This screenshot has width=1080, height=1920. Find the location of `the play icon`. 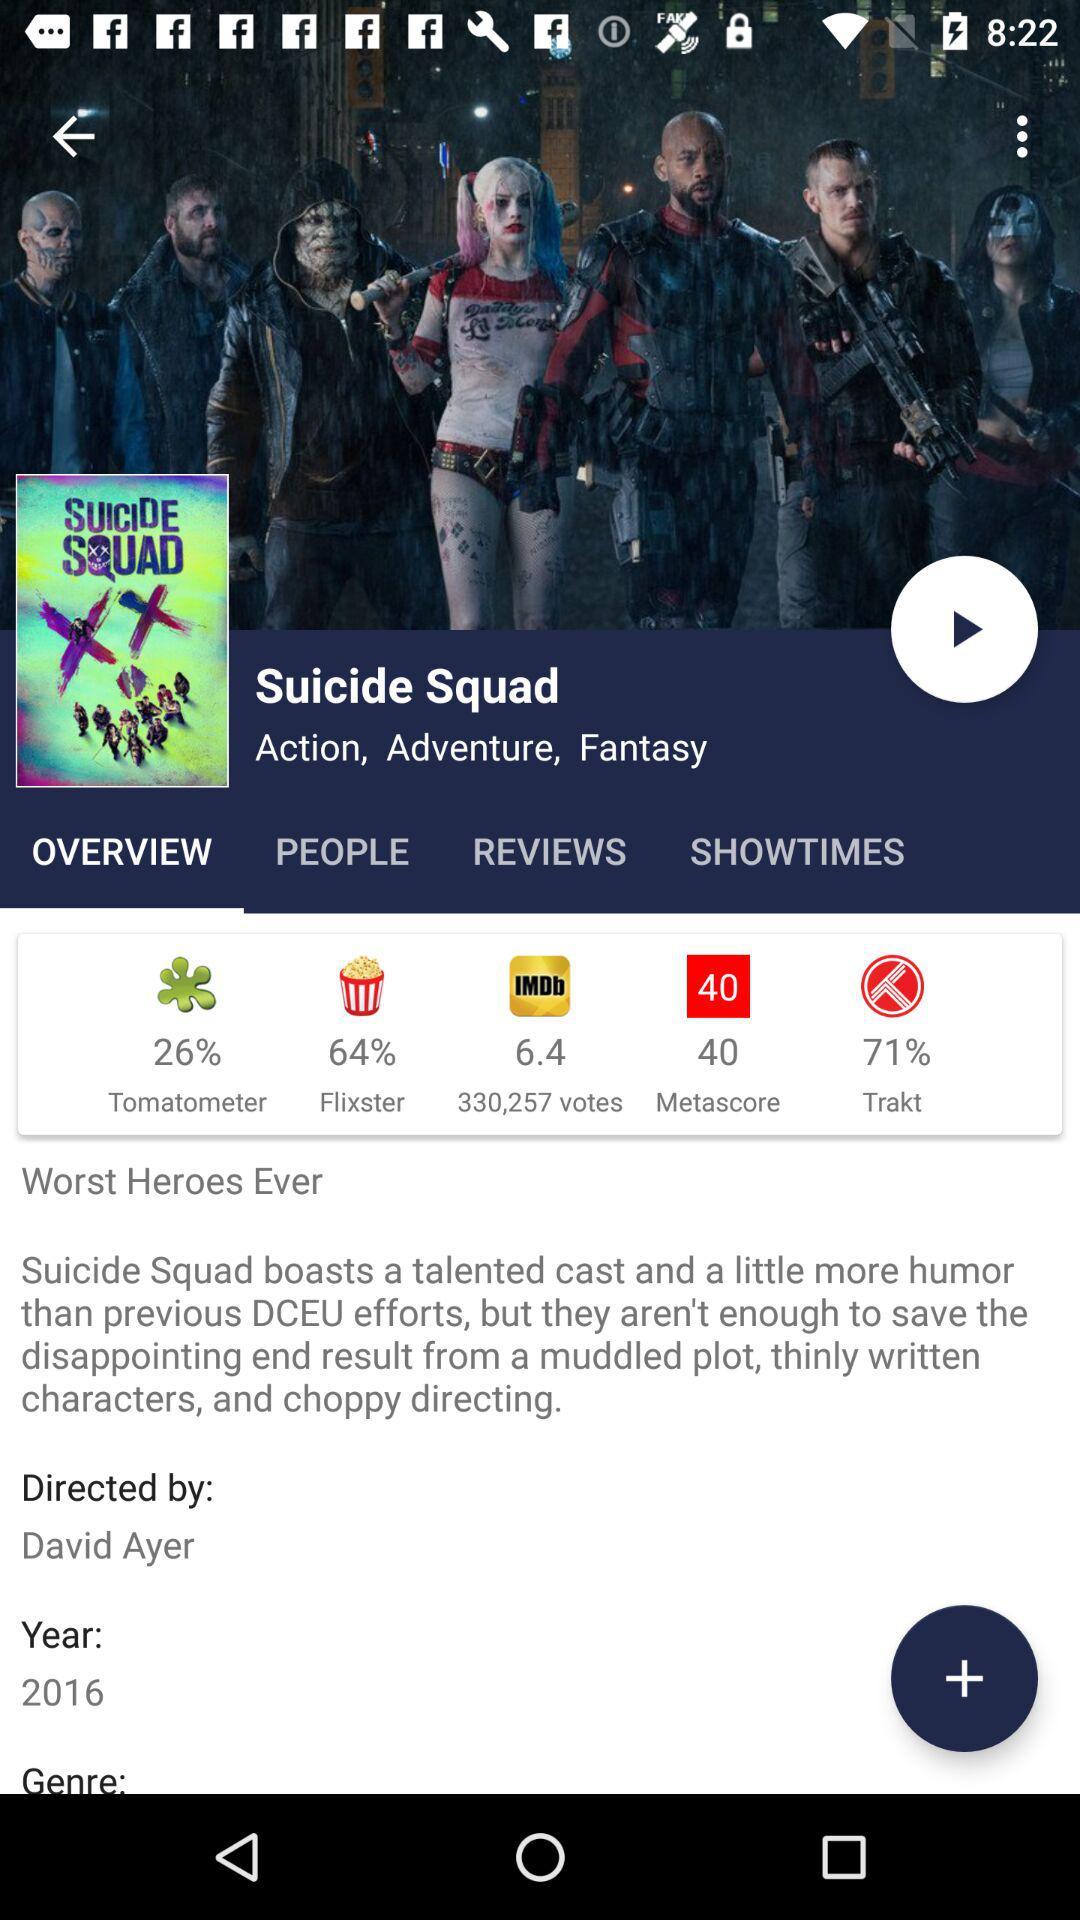

the play icon is located at coordinates (963, 628).